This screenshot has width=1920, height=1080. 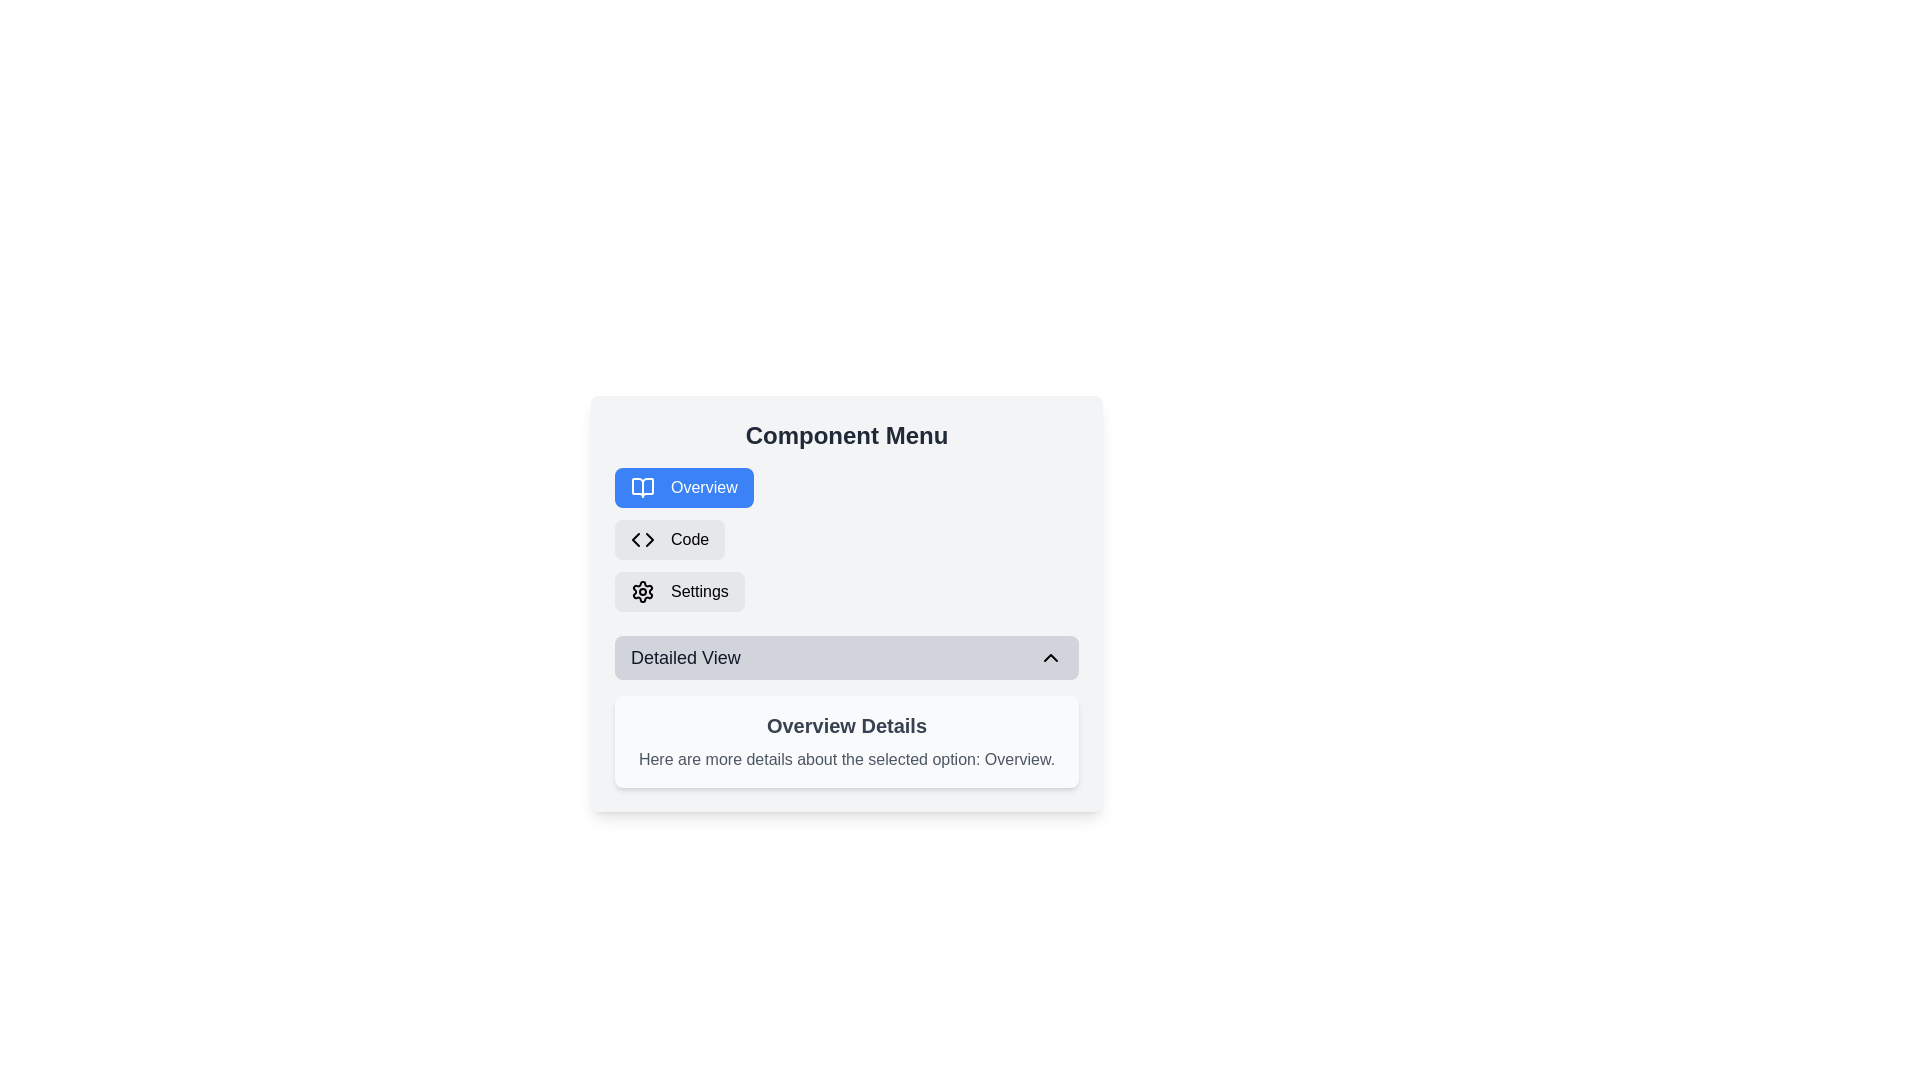 I want to click on the 'Overview' menu item in the Component Menu, so click(x=704, y=488).